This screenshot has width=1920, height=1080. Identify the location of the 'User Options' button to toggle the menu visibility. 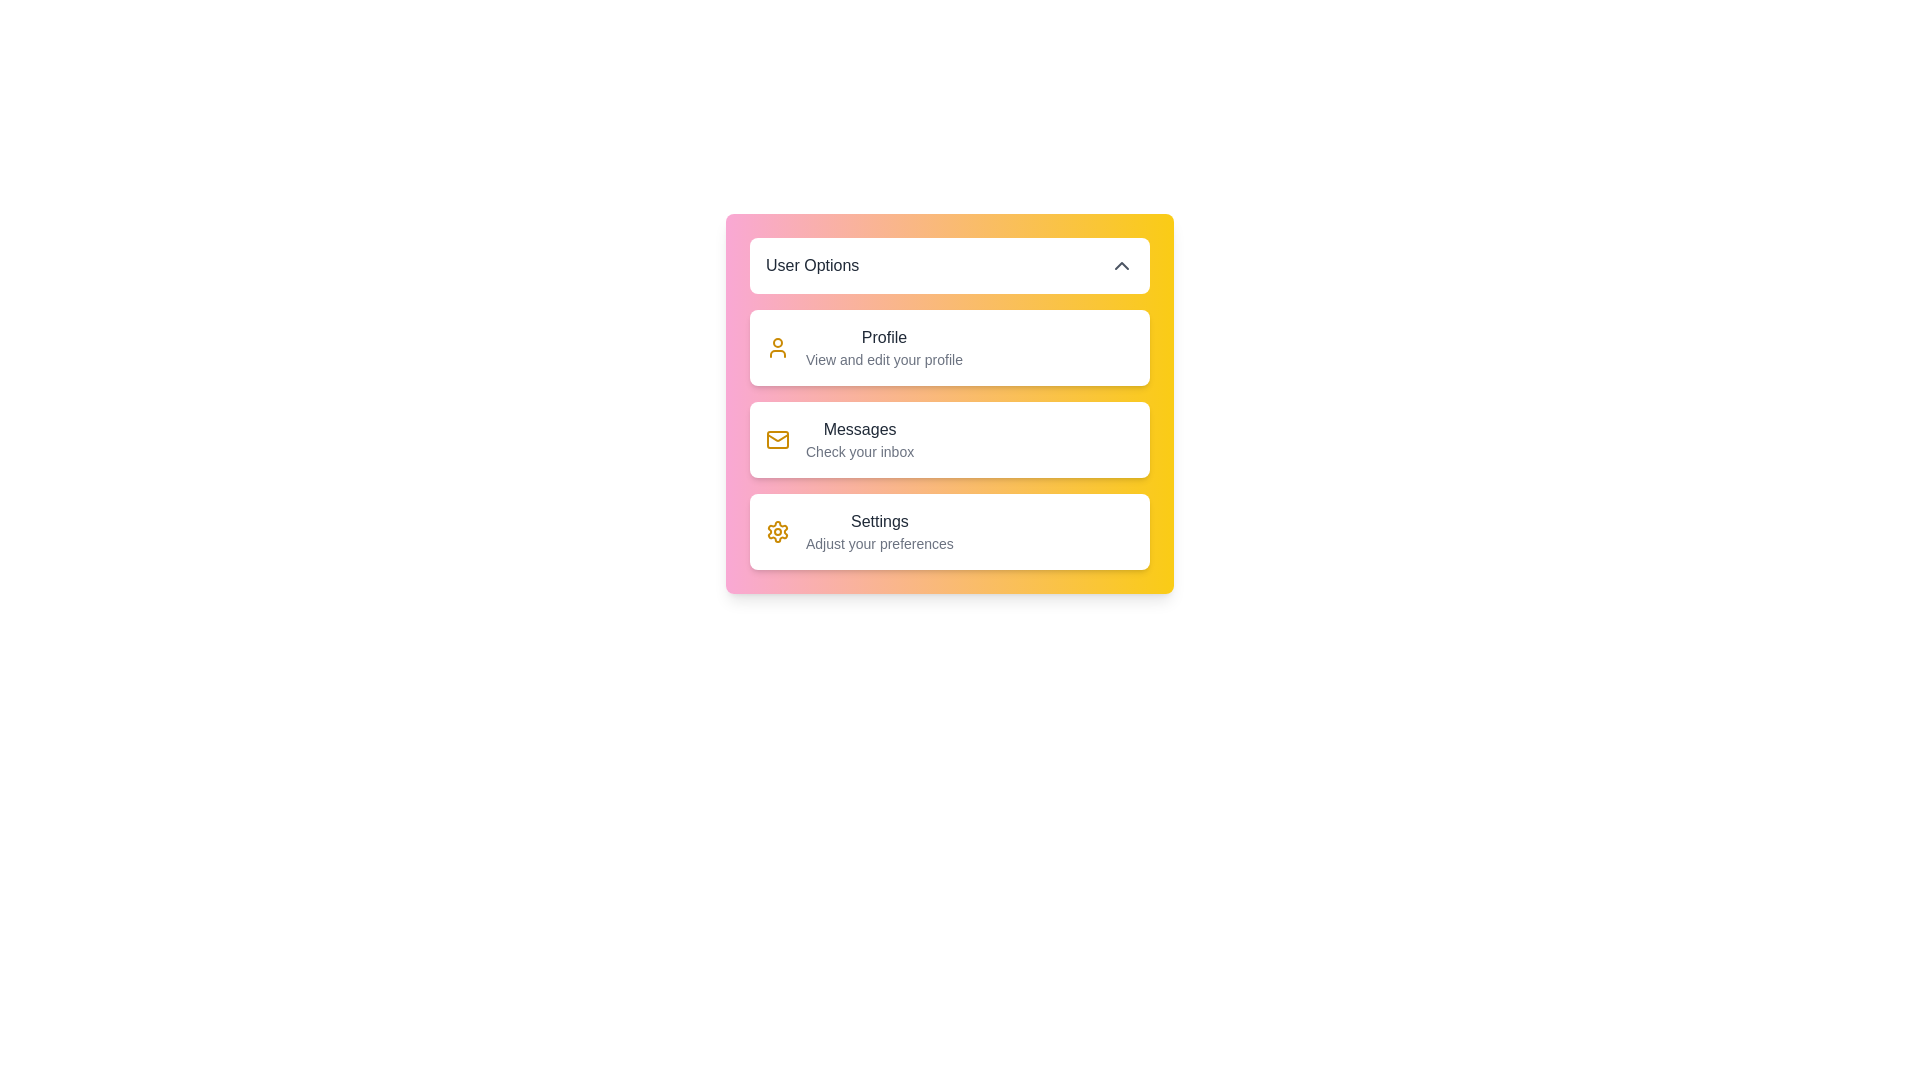
(949, 265).